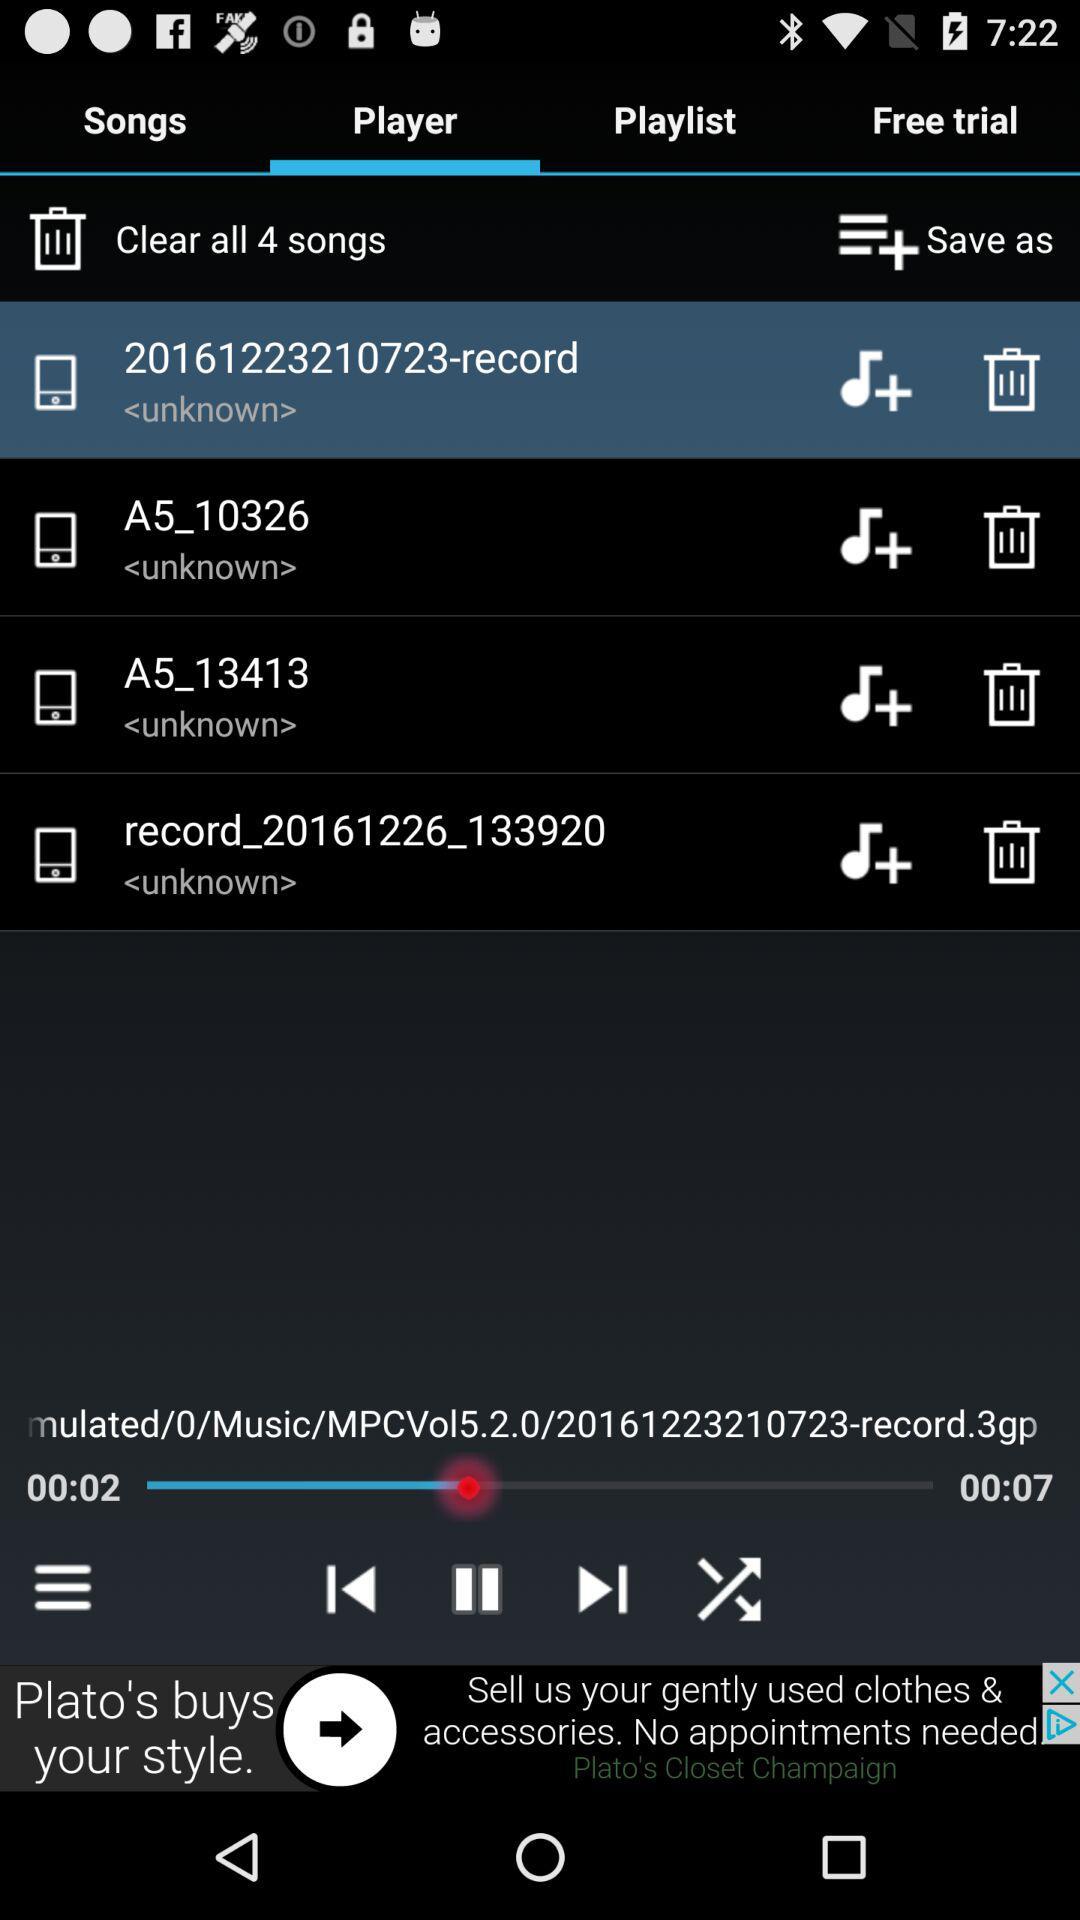  Describe the element at coordinates (1017, 694) in the screenshot. I see `delete this song` at that location.